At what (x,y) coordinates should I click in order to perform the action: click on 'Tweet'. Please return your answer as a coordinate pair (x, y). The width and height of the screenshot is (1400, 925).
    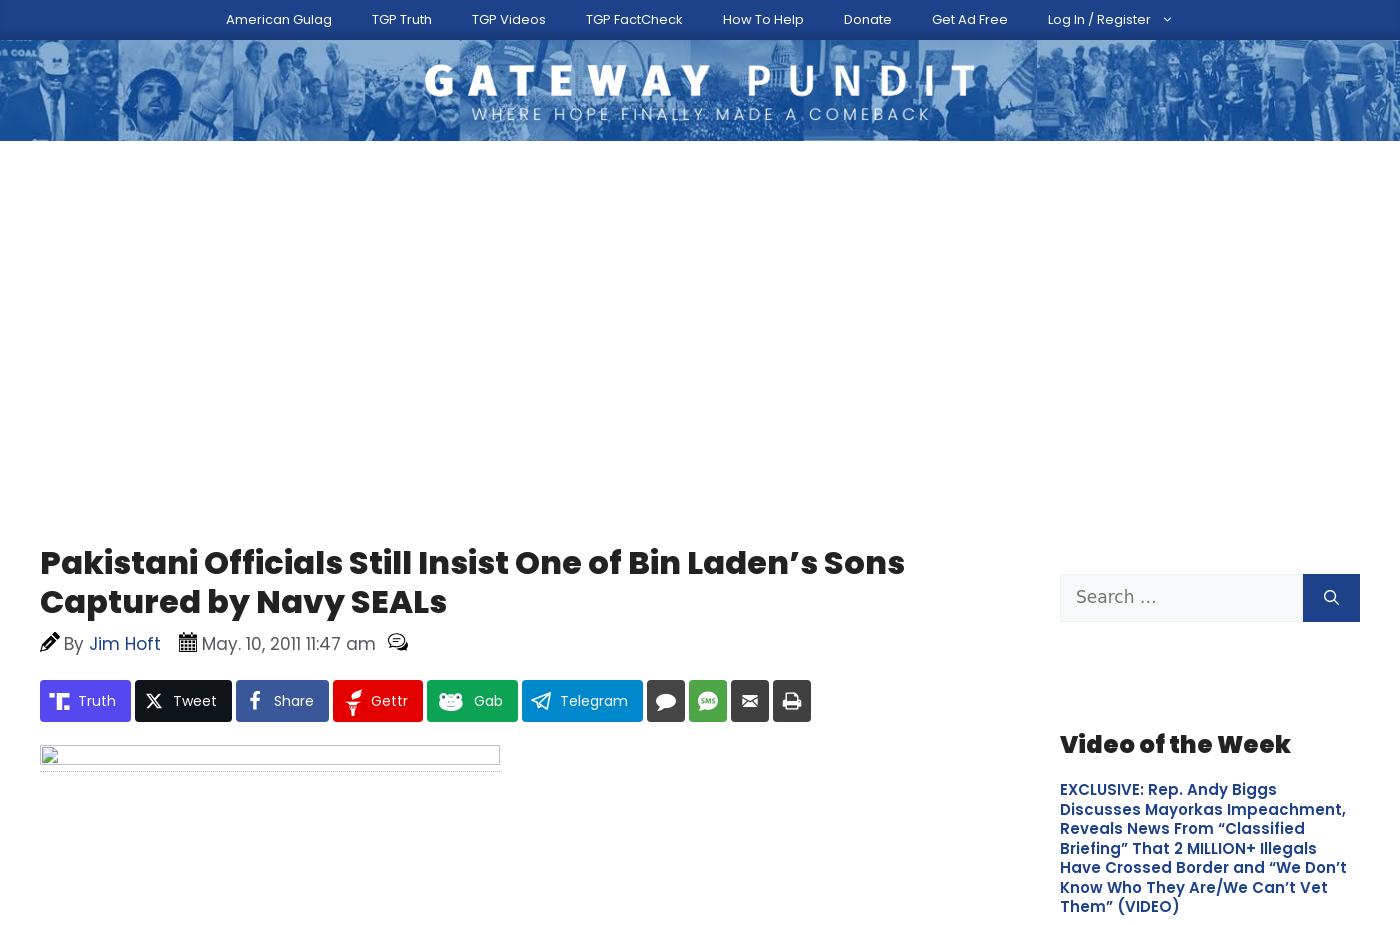
    Looking at the image, I should click on (195, 588).